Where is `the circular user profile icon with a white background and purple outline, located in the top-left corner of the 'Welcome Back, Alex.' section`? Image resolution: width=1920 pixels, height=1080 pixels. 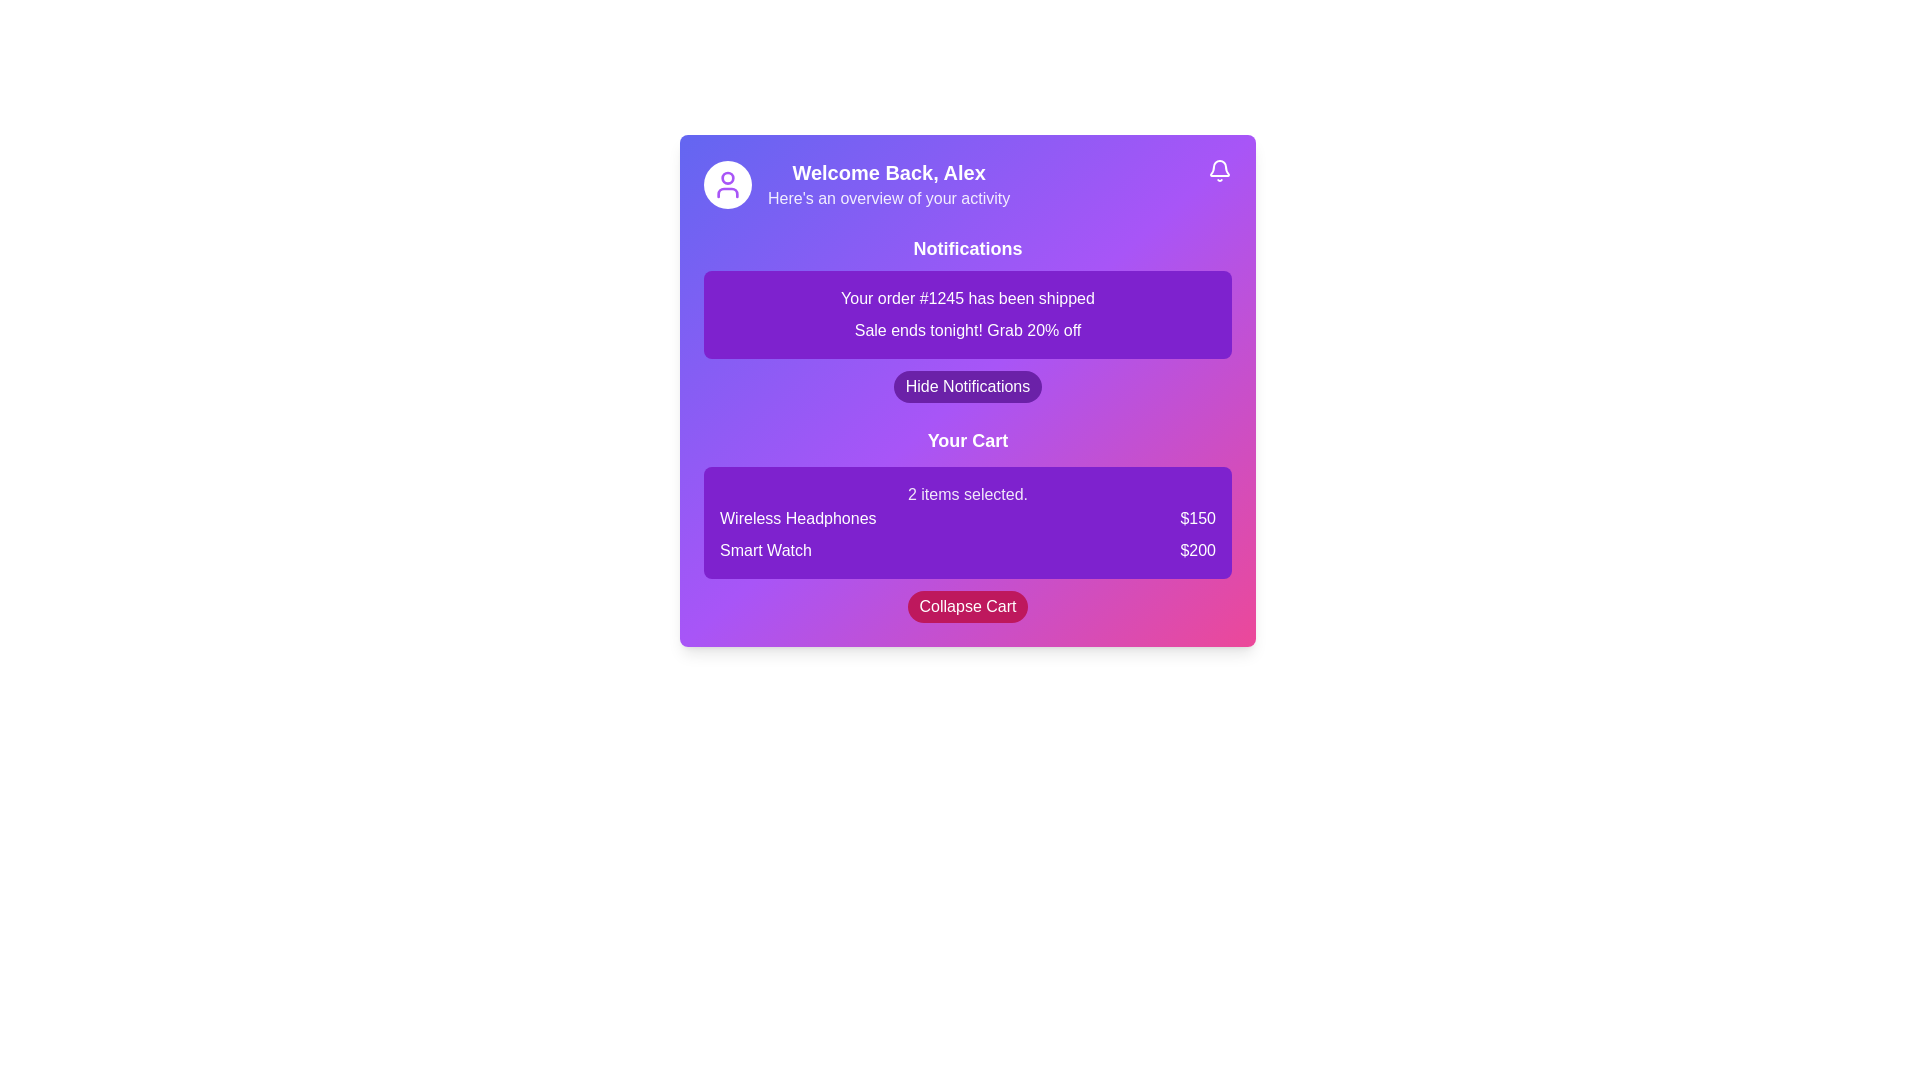
the circular user profile icon with a white background and purple outline, located in the top-left corner of the 'Welcome Back, Alex.' section is located at coordinates (727, 185).